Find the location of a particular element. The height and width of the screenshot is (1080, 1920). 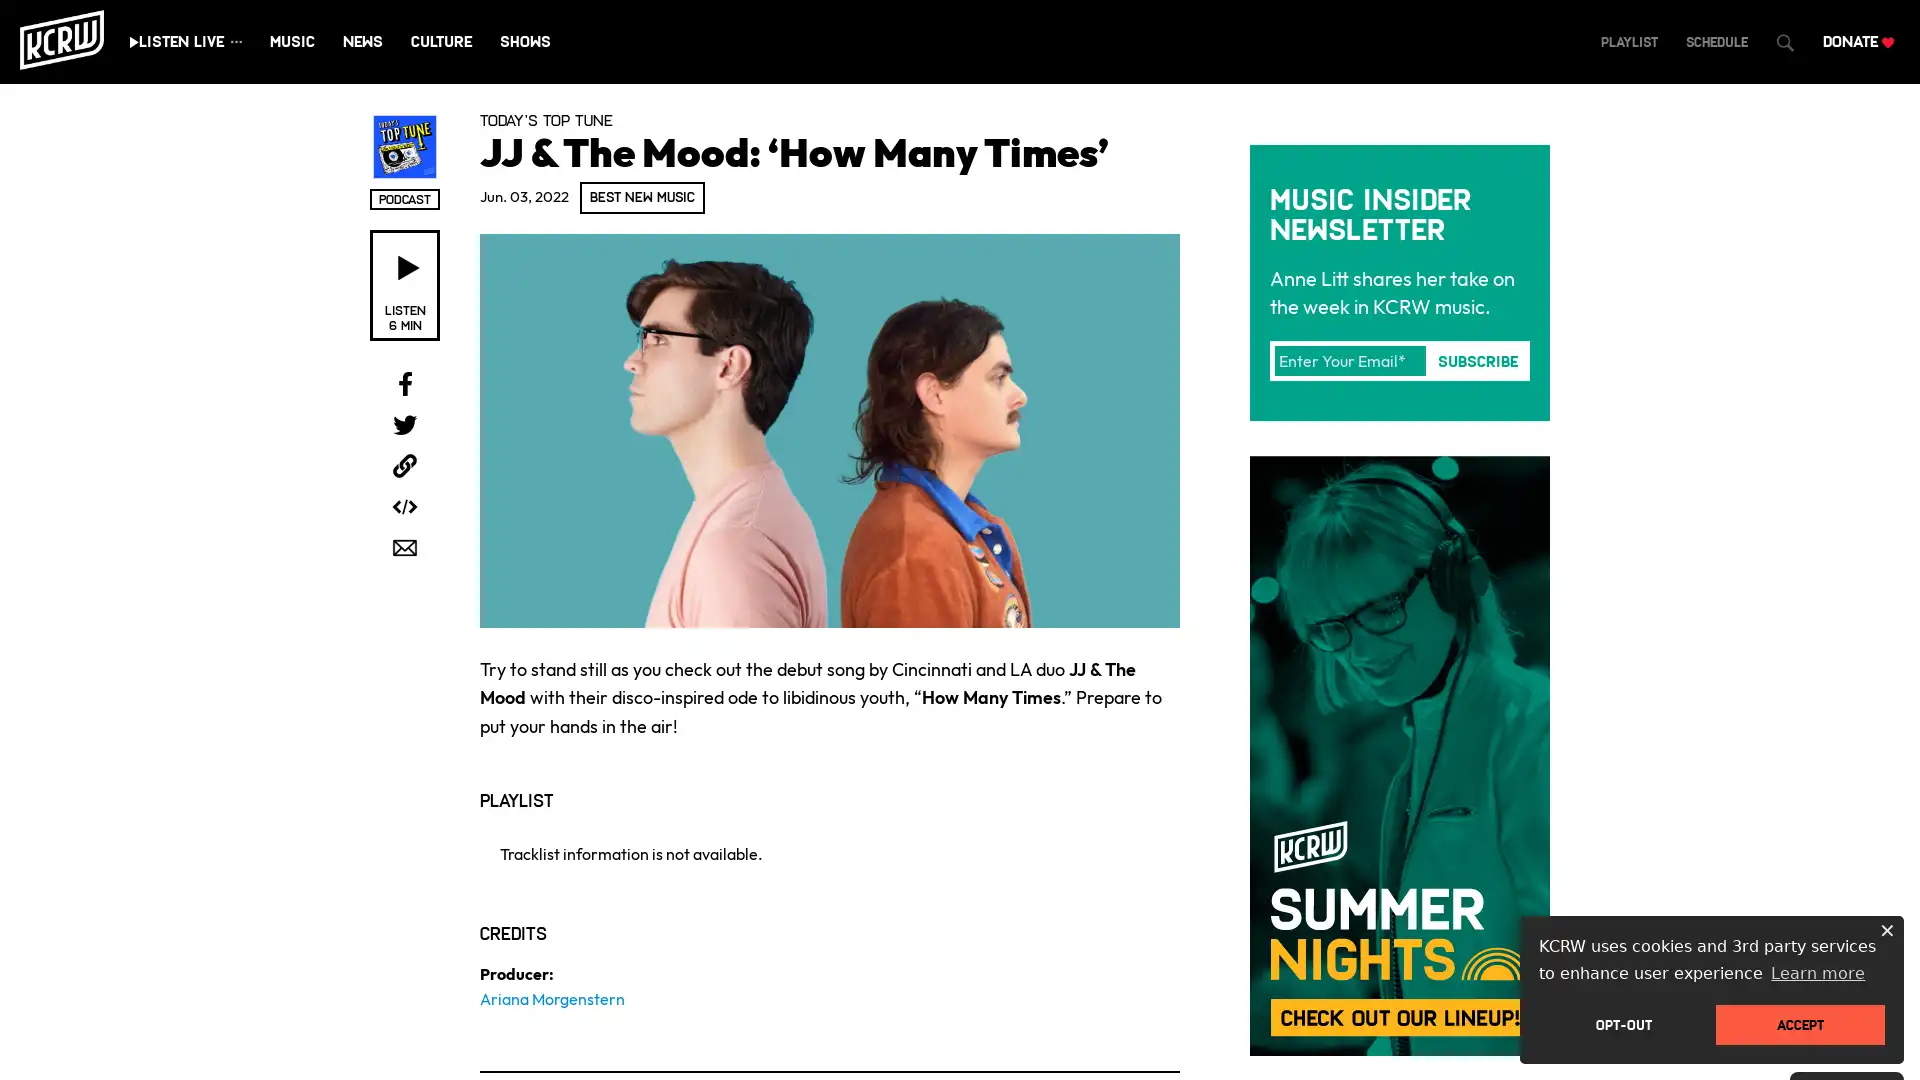

Play KCRW Eclectic 24 stream is located at coordinates (368, 42).